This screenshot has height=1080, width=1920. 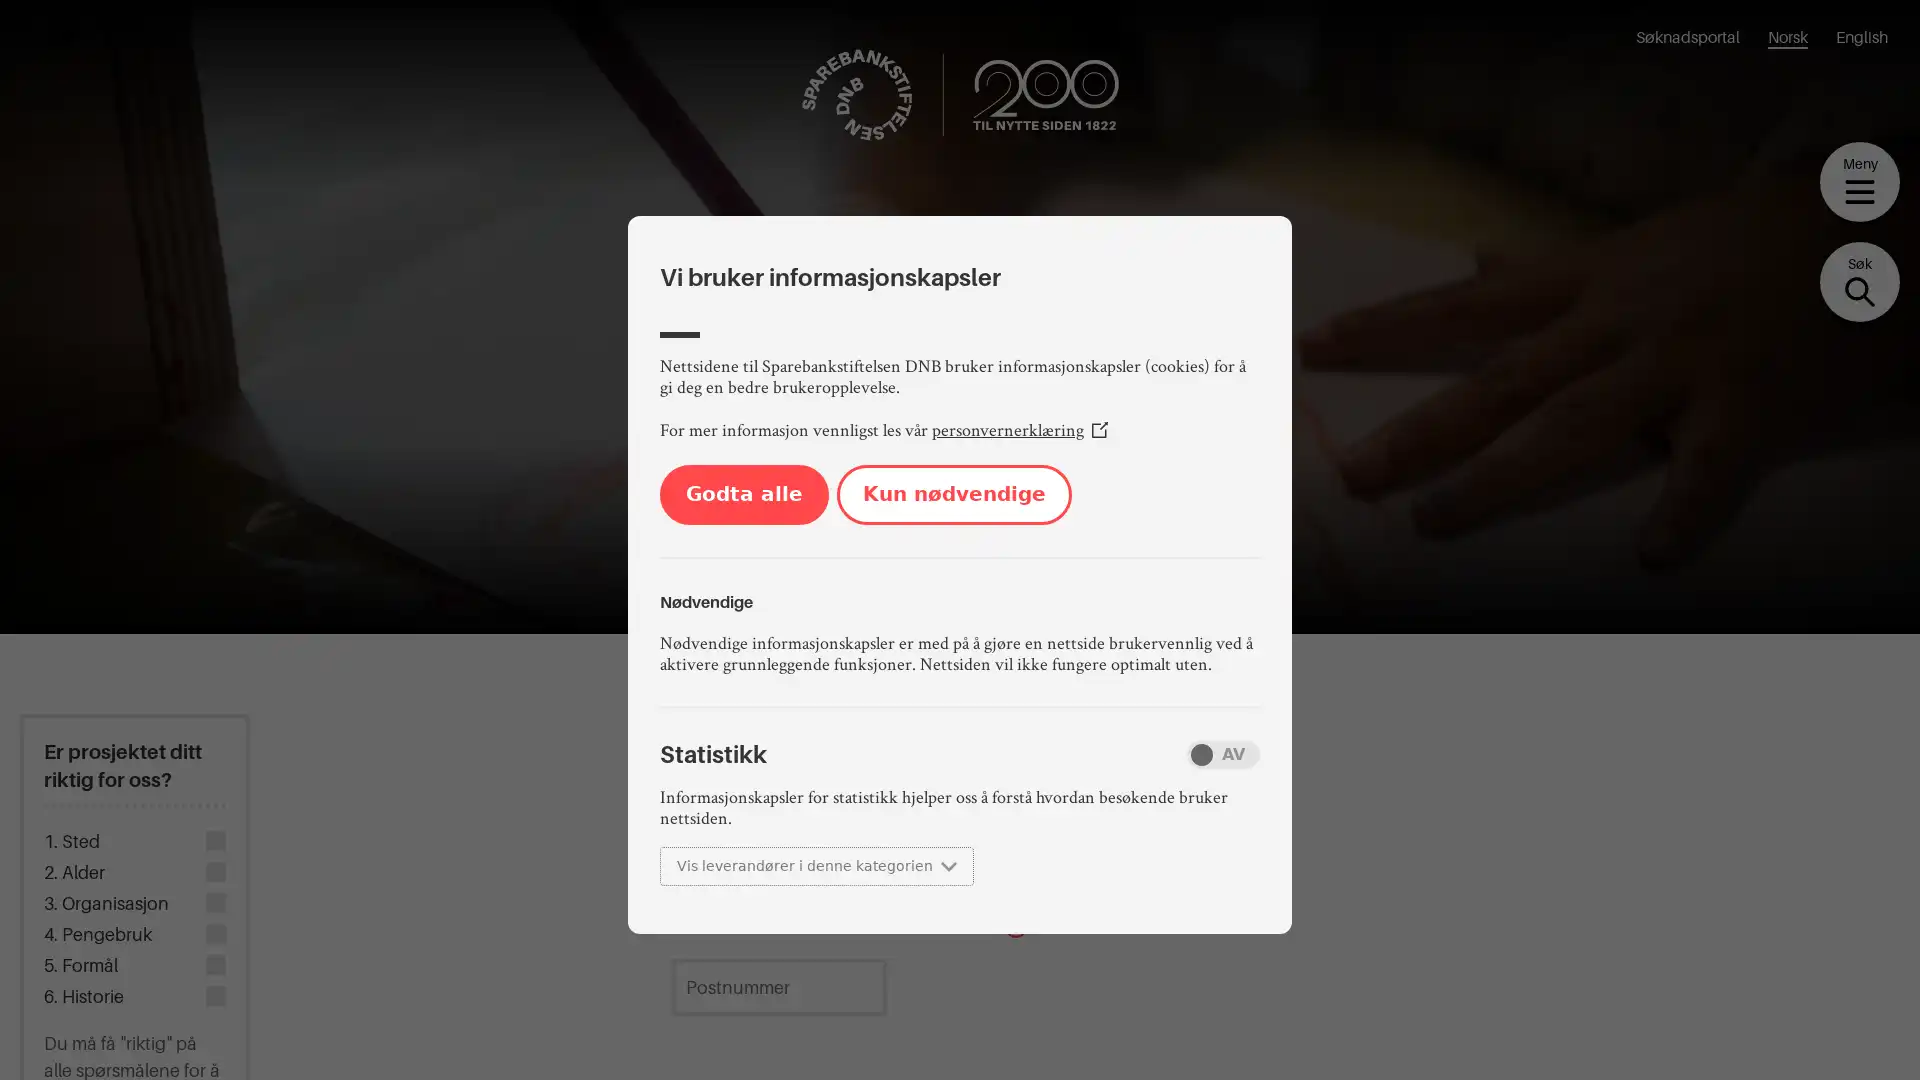 What do you see at coordinates (953, 494) in the screenshot?
I see `Kun ndvendige` at bounding box center [953, 494].